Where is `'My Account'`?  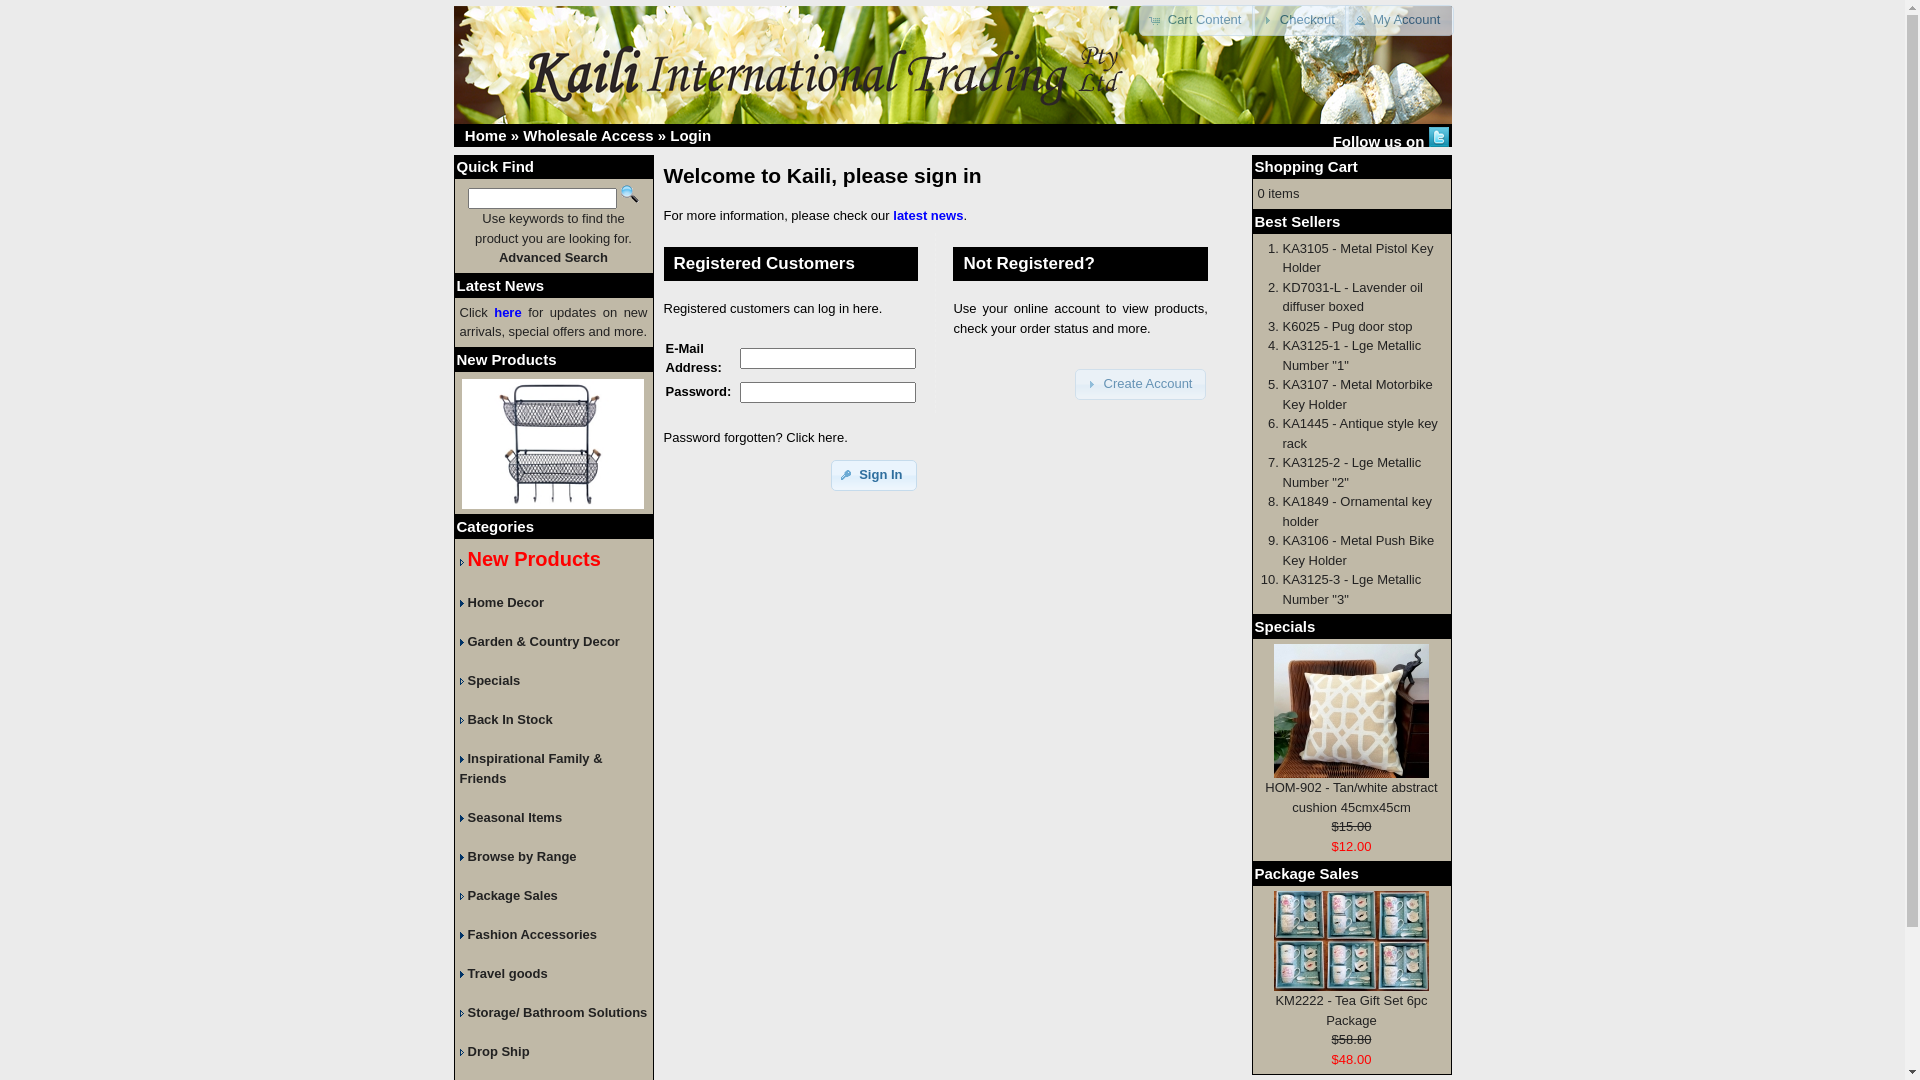 'My Account' is located at coordinates (1399, 20).